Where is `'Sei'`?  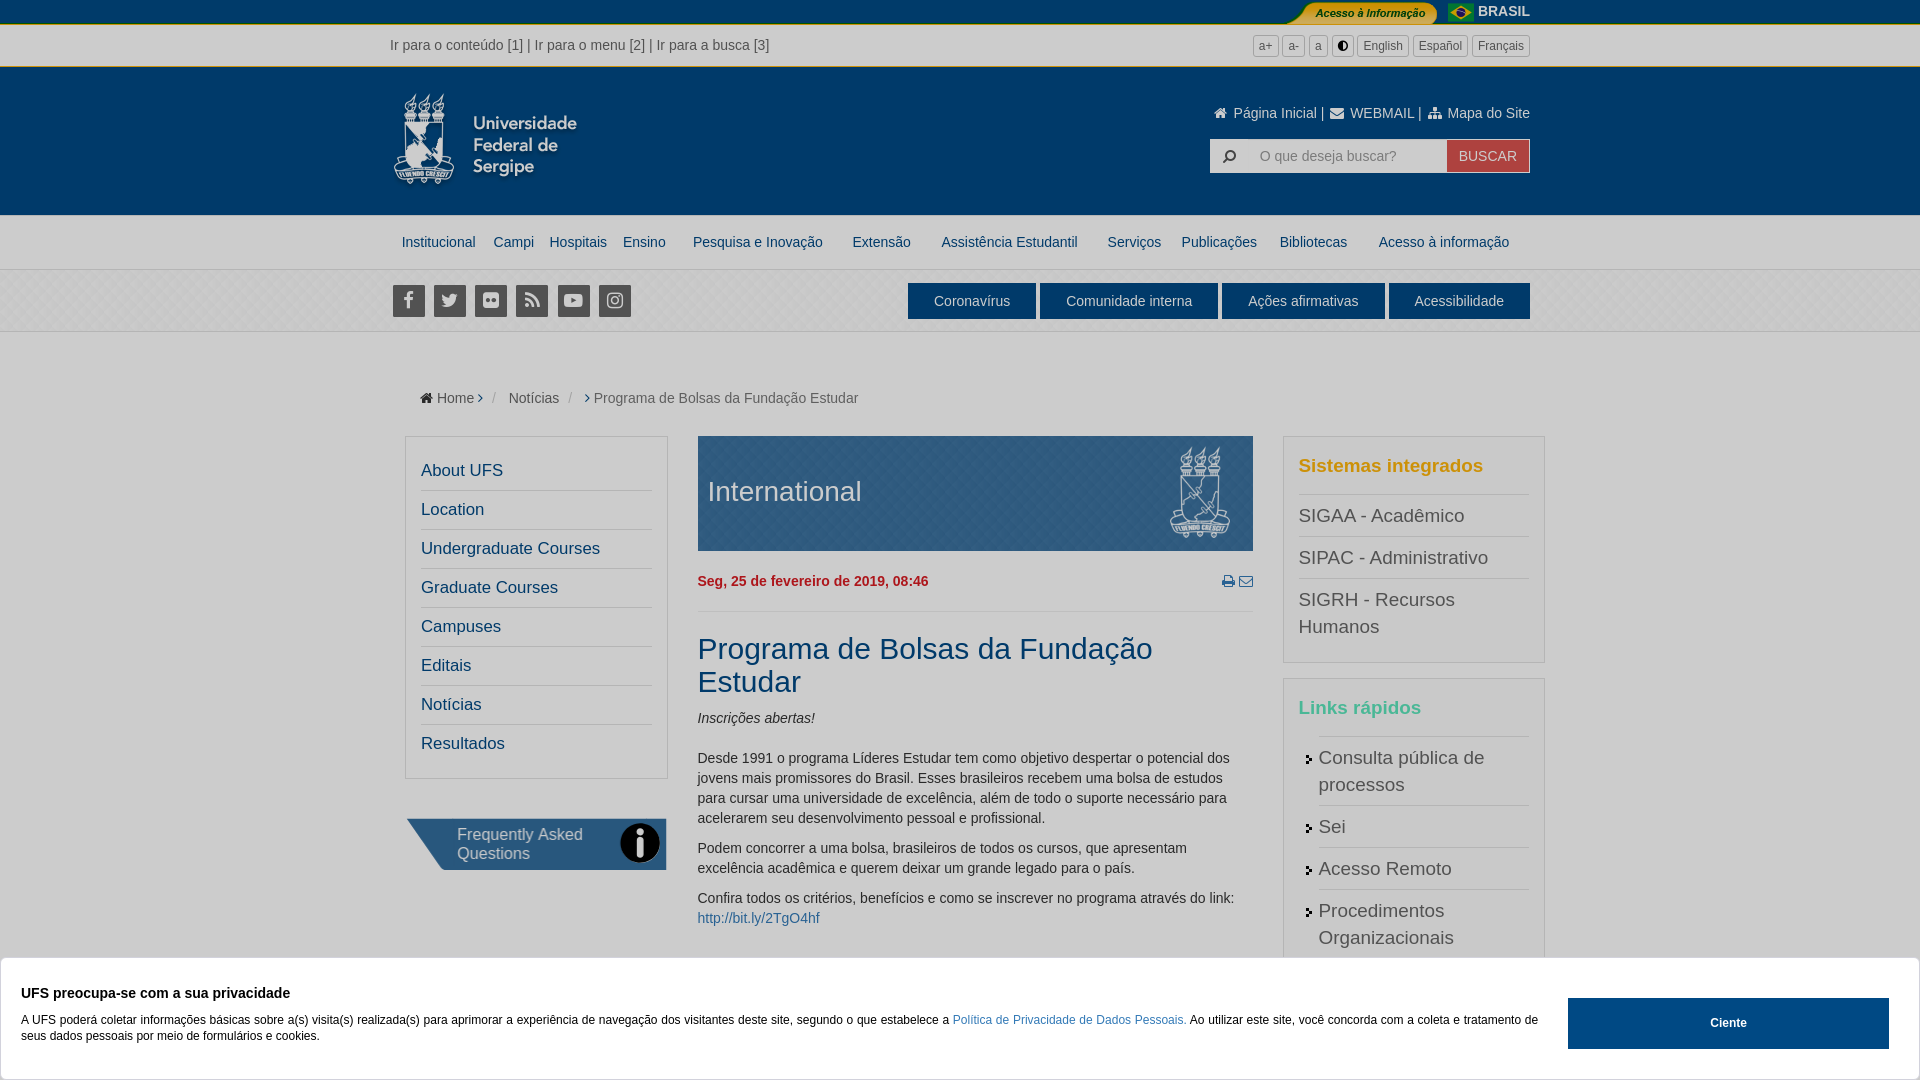
'Sei' is located at coordinates (1331, 826).